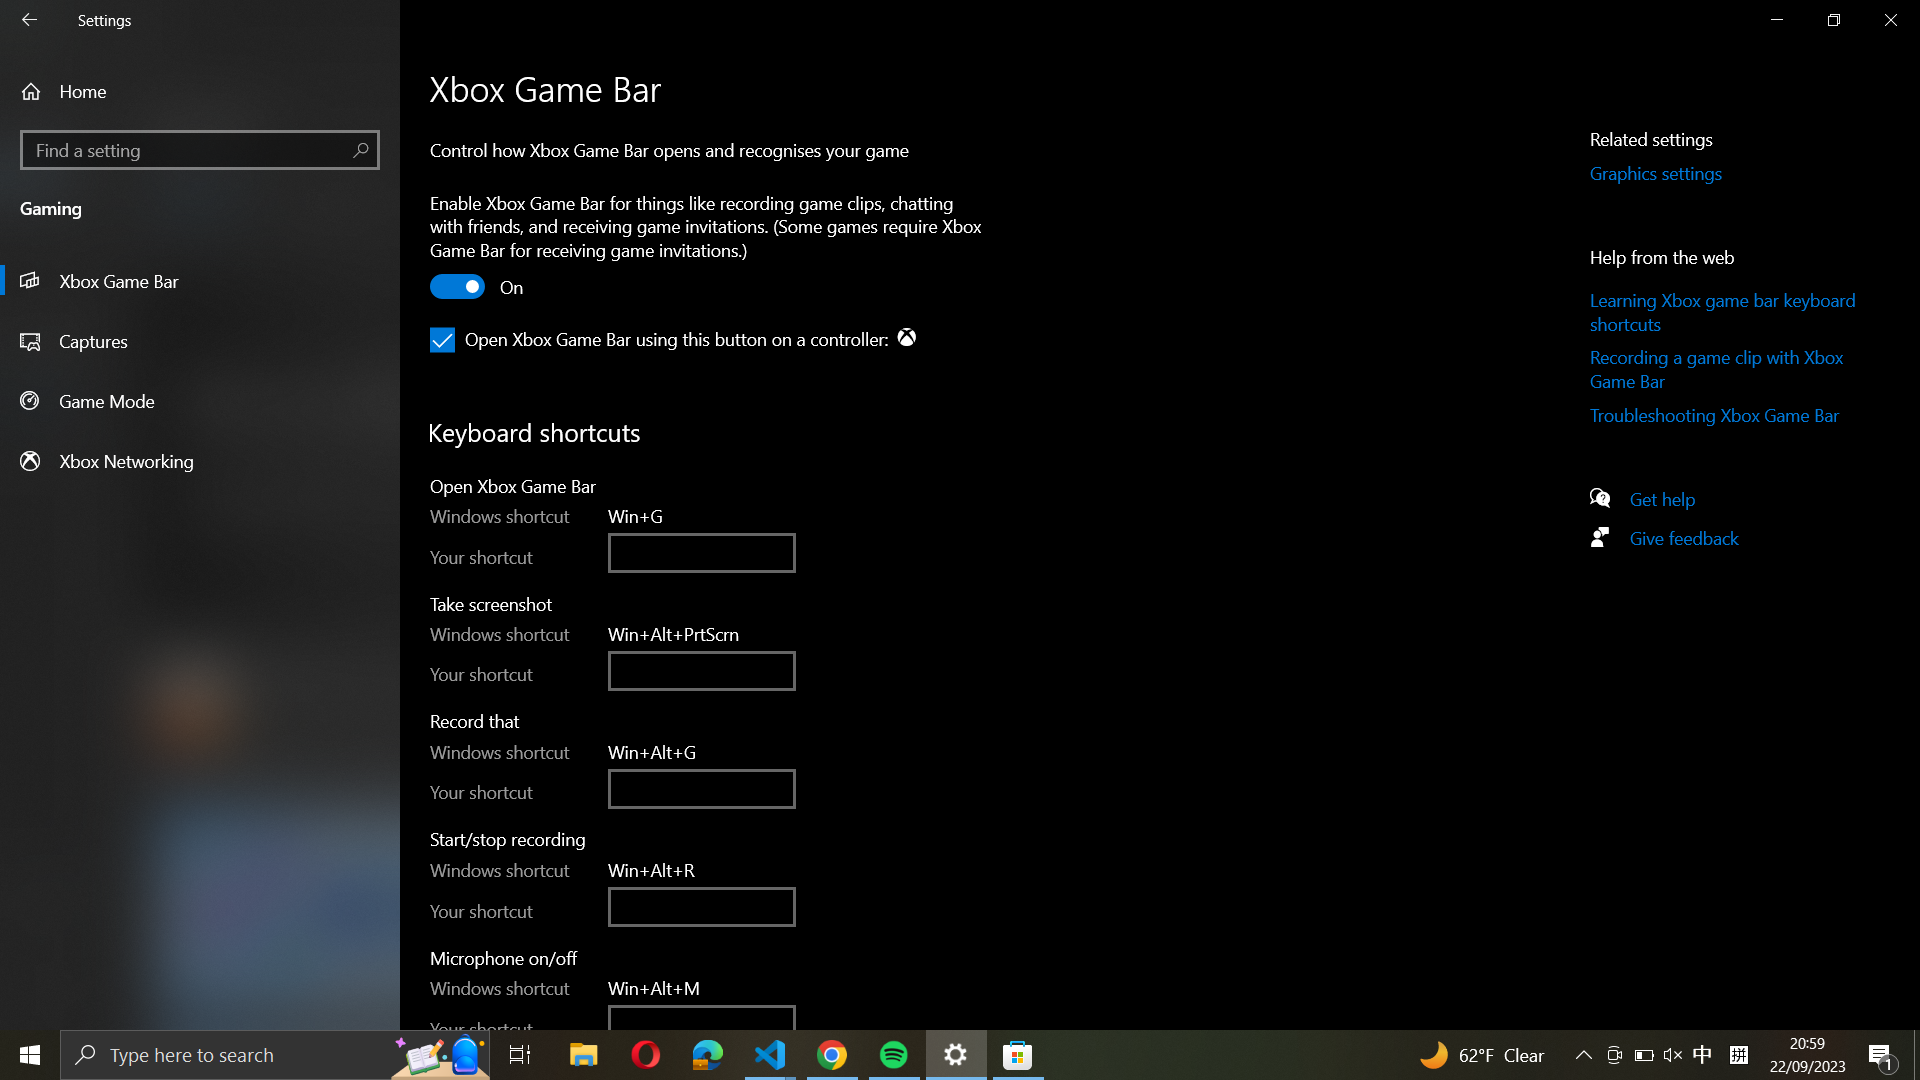 The width and height of the screenshot is (1920, 1080). What do you see at coordinates (200, 91) in the screenshot?
I see `the Home page in settings through the house-shaped icon` at bounding box center [200, 91].